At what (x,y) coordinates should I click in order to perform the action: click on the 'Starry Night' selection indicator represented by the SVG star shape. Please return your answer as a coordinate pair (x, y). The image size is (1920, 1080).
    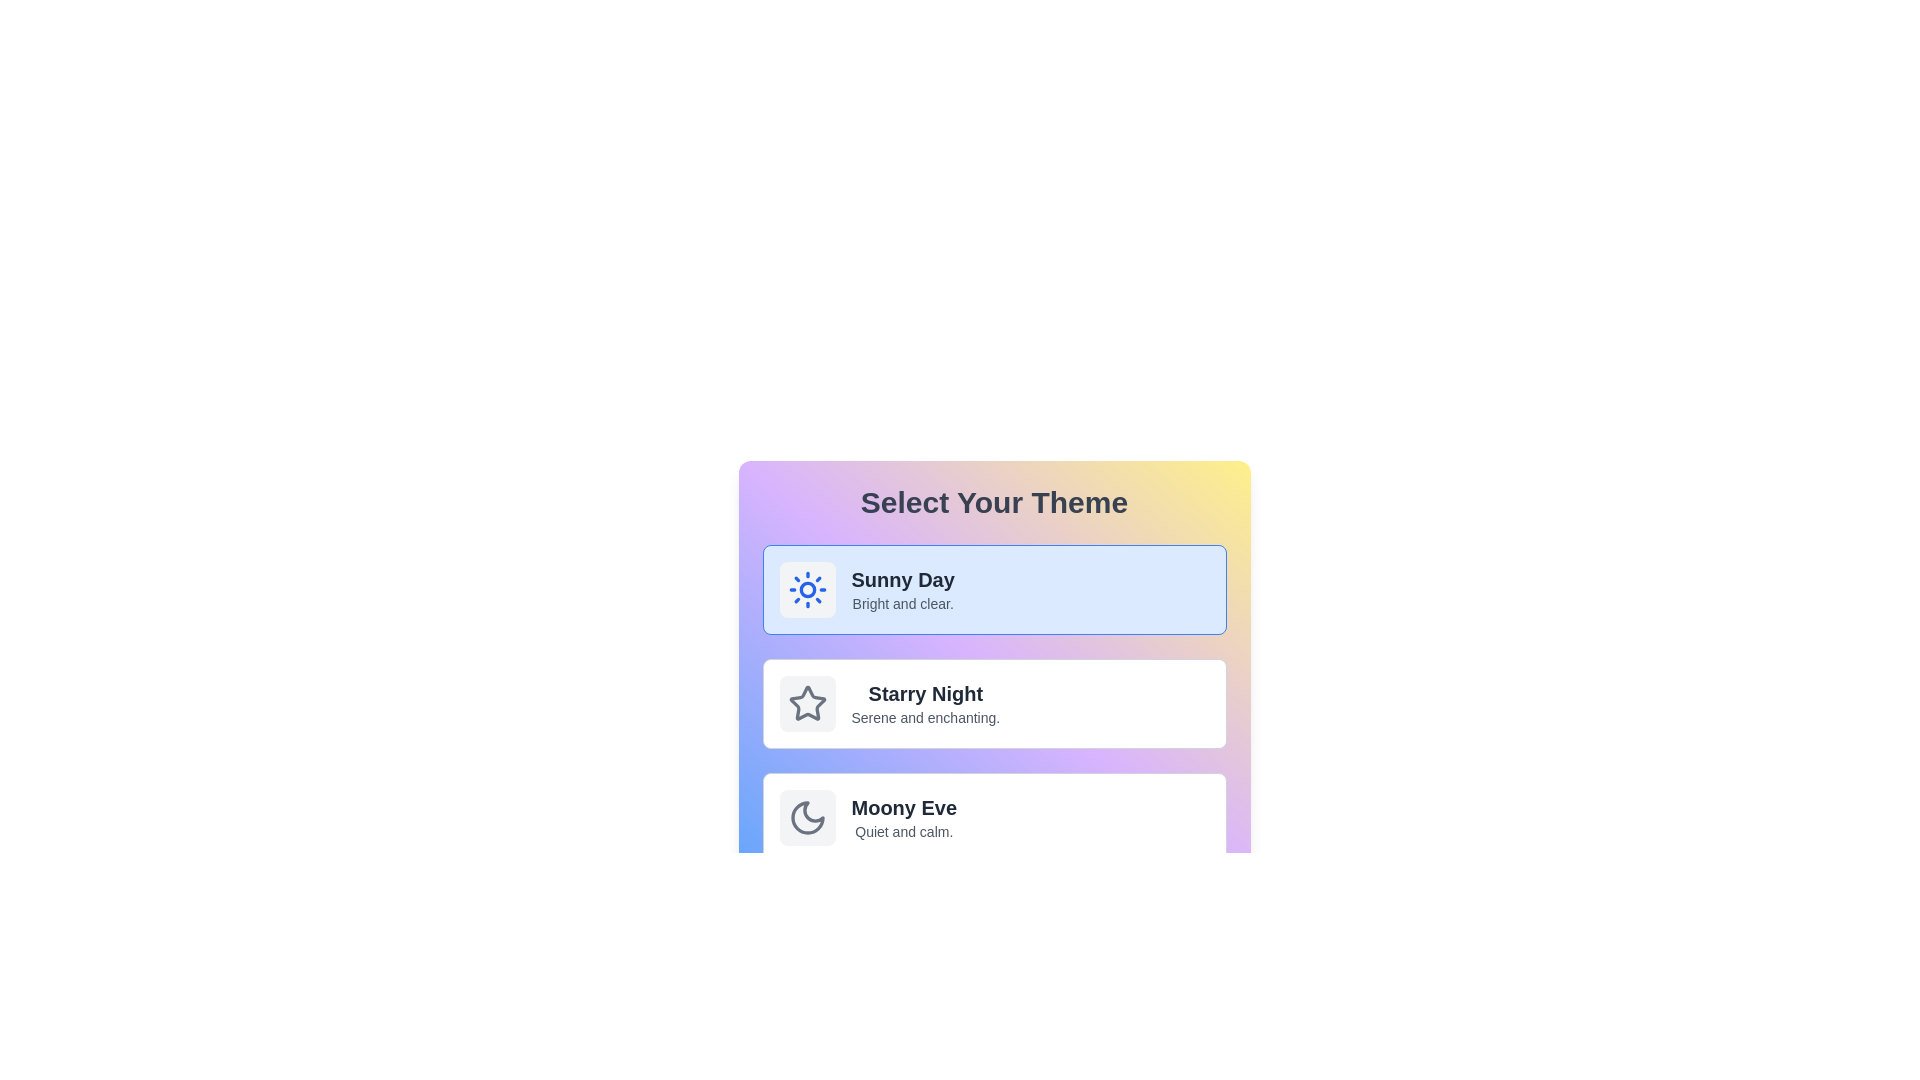
    Looking at the image, I should click on (807, 702).